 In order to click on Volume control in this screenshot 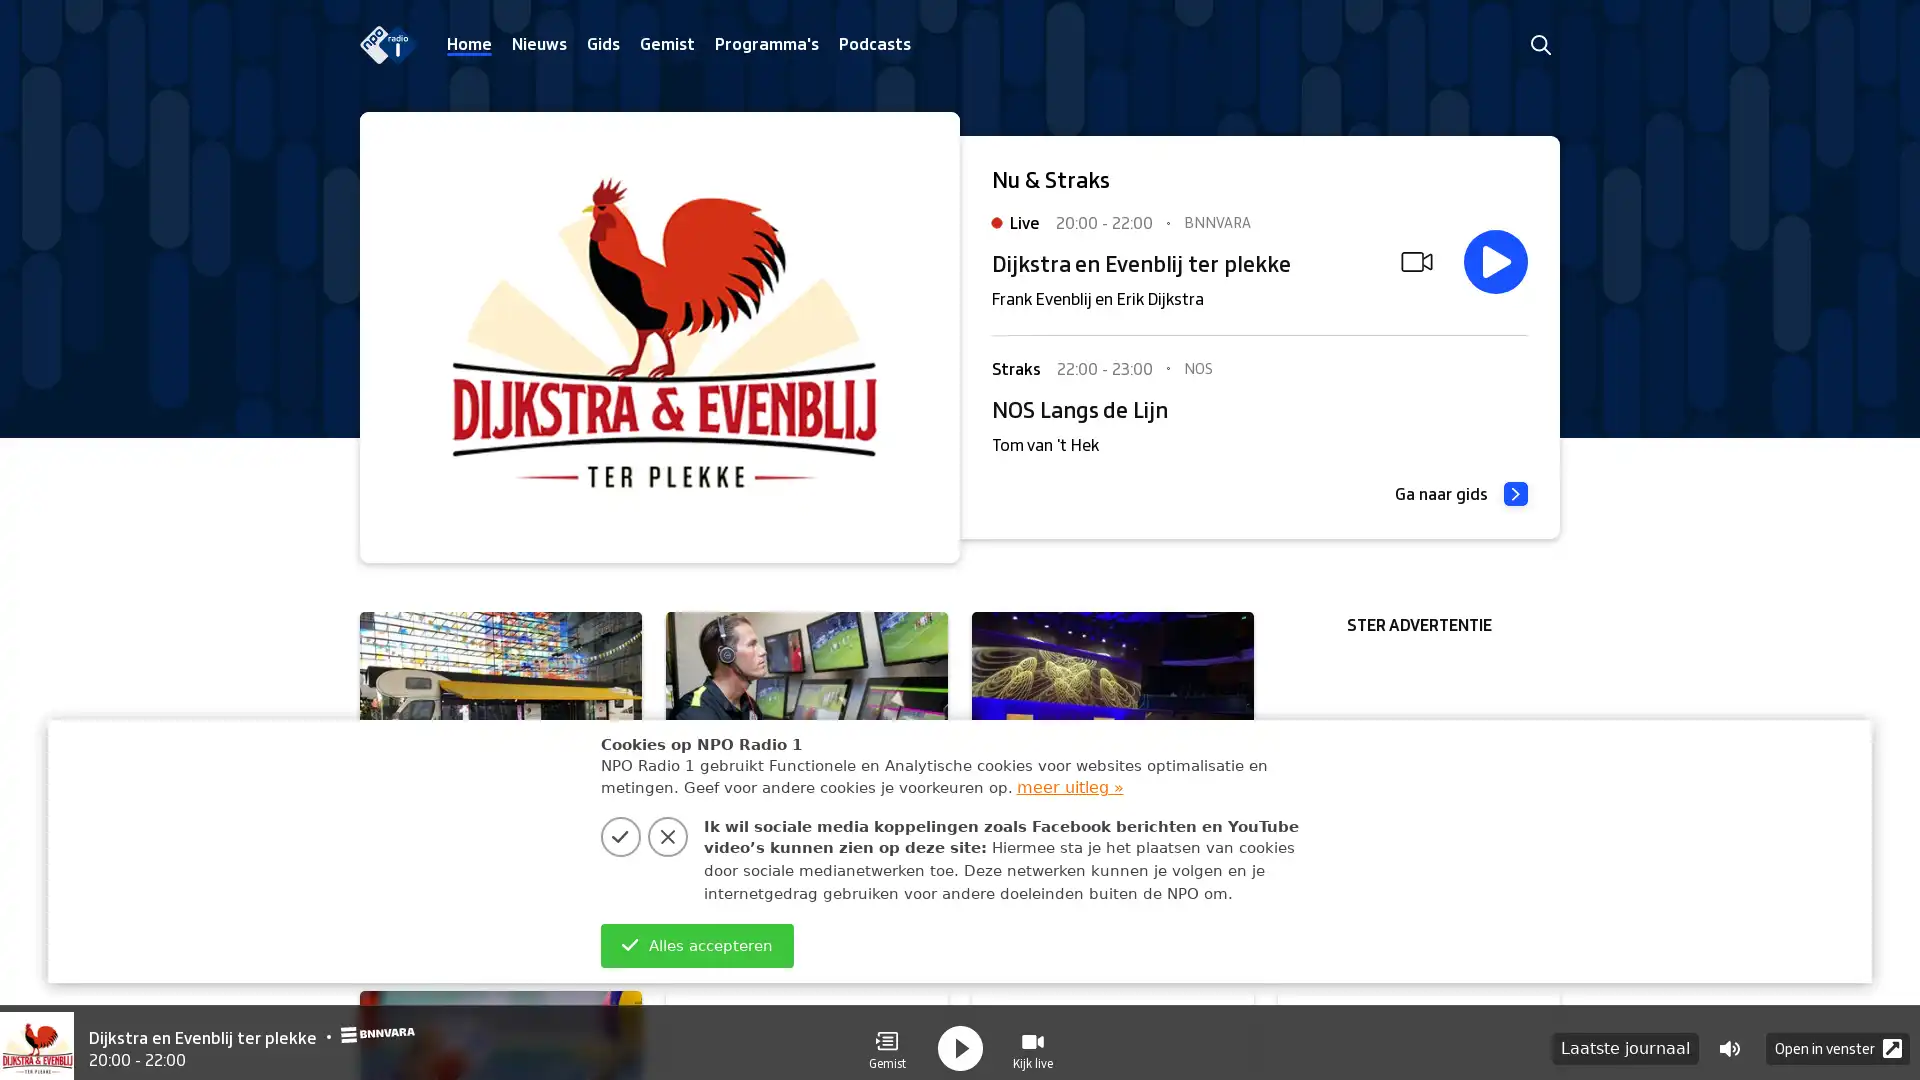, I will do `click(1728, 1036)`.